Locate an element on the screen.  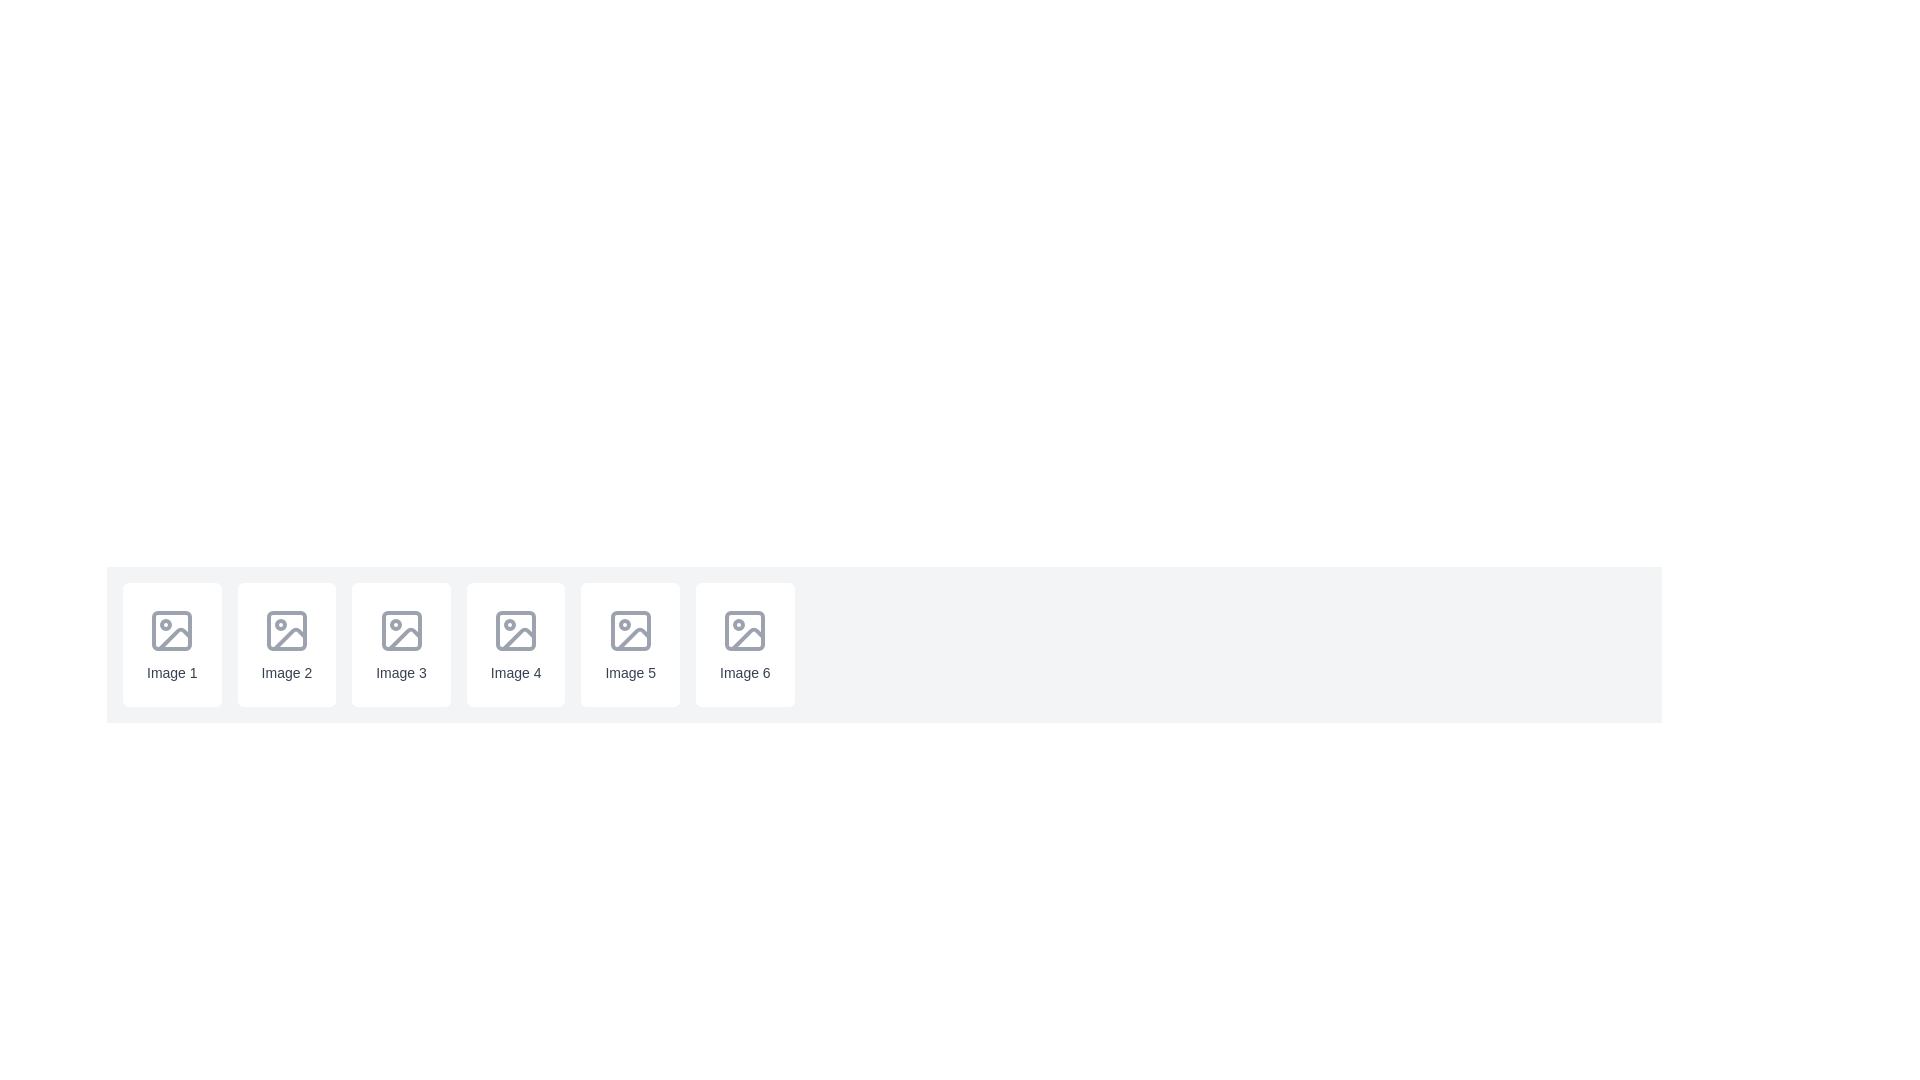
image icon representing an image, which is the fourth icon in a horizontal series, by clicking on it is located at coordinates (516, 631).